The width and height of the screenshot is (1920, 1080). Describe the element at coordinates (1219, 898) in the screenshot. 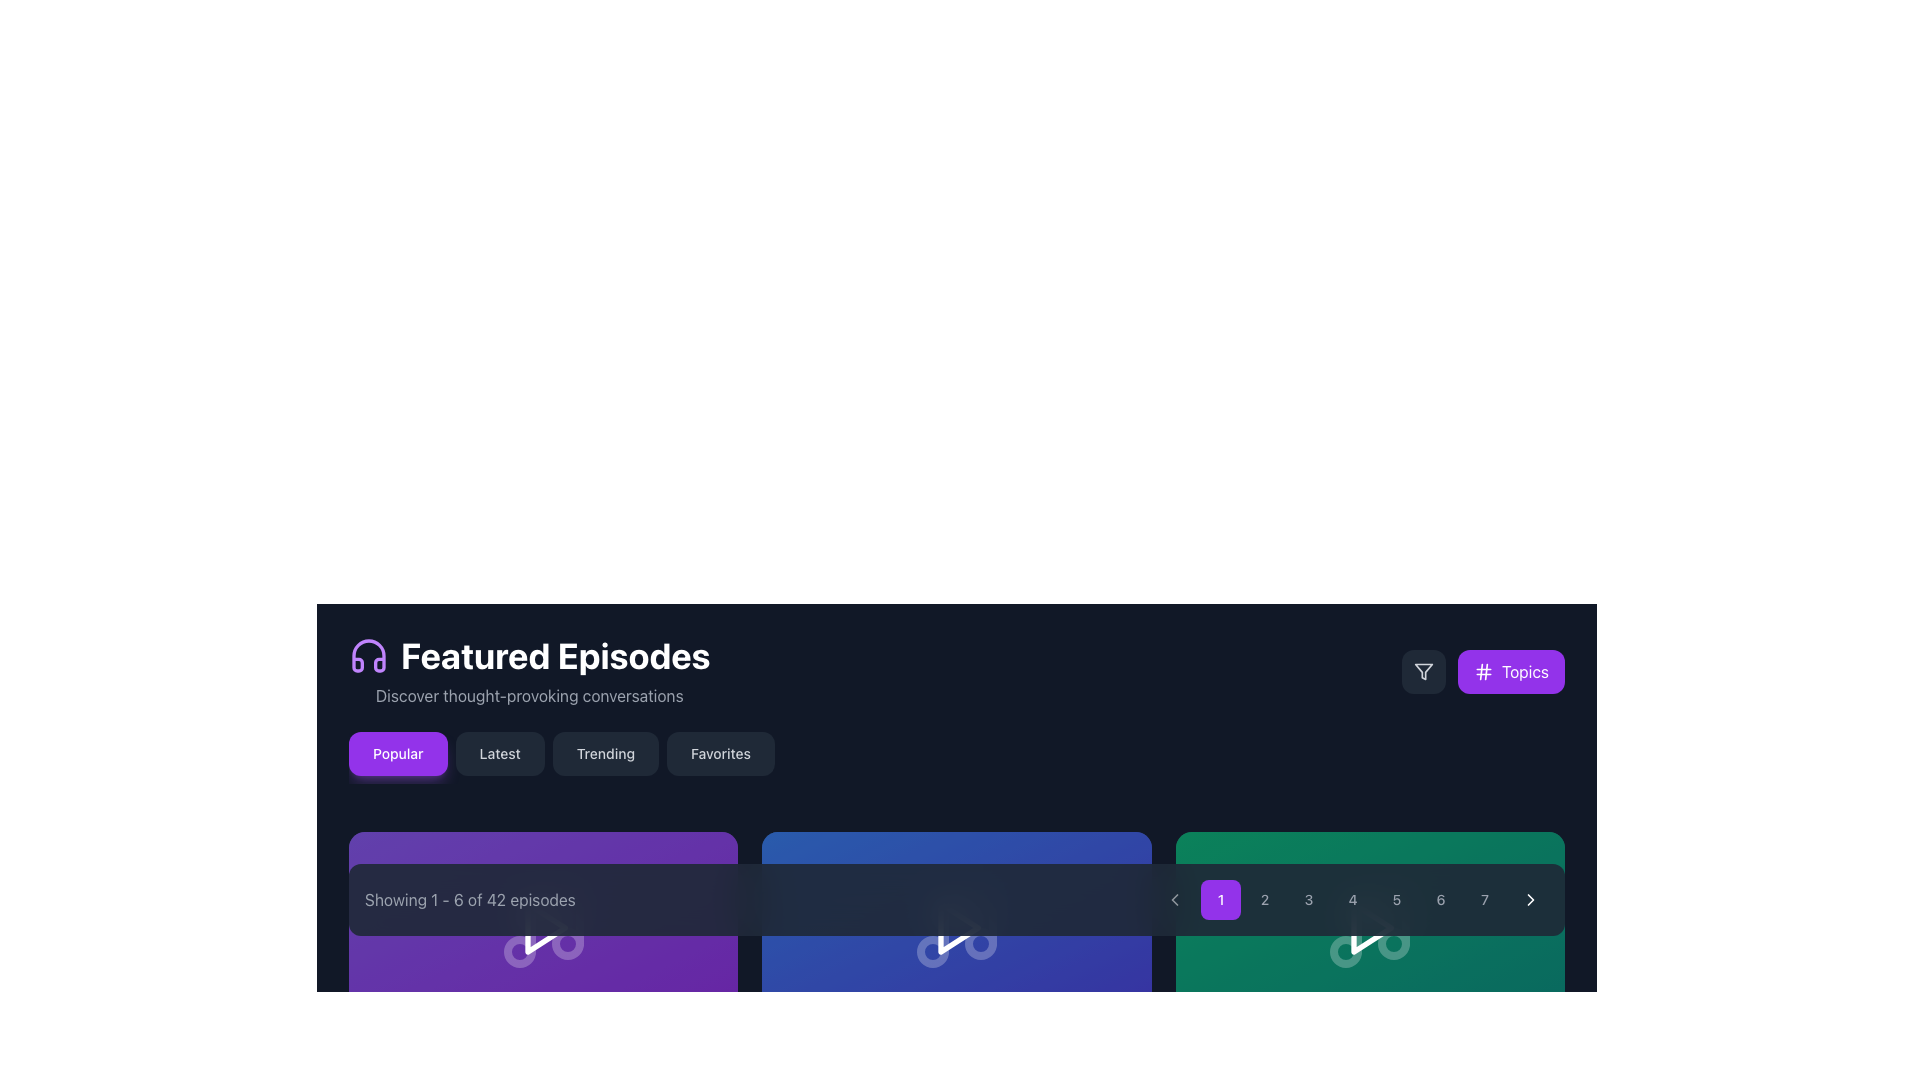

I see `the leftmost circular button with a purple background and white text '1'` at that location.